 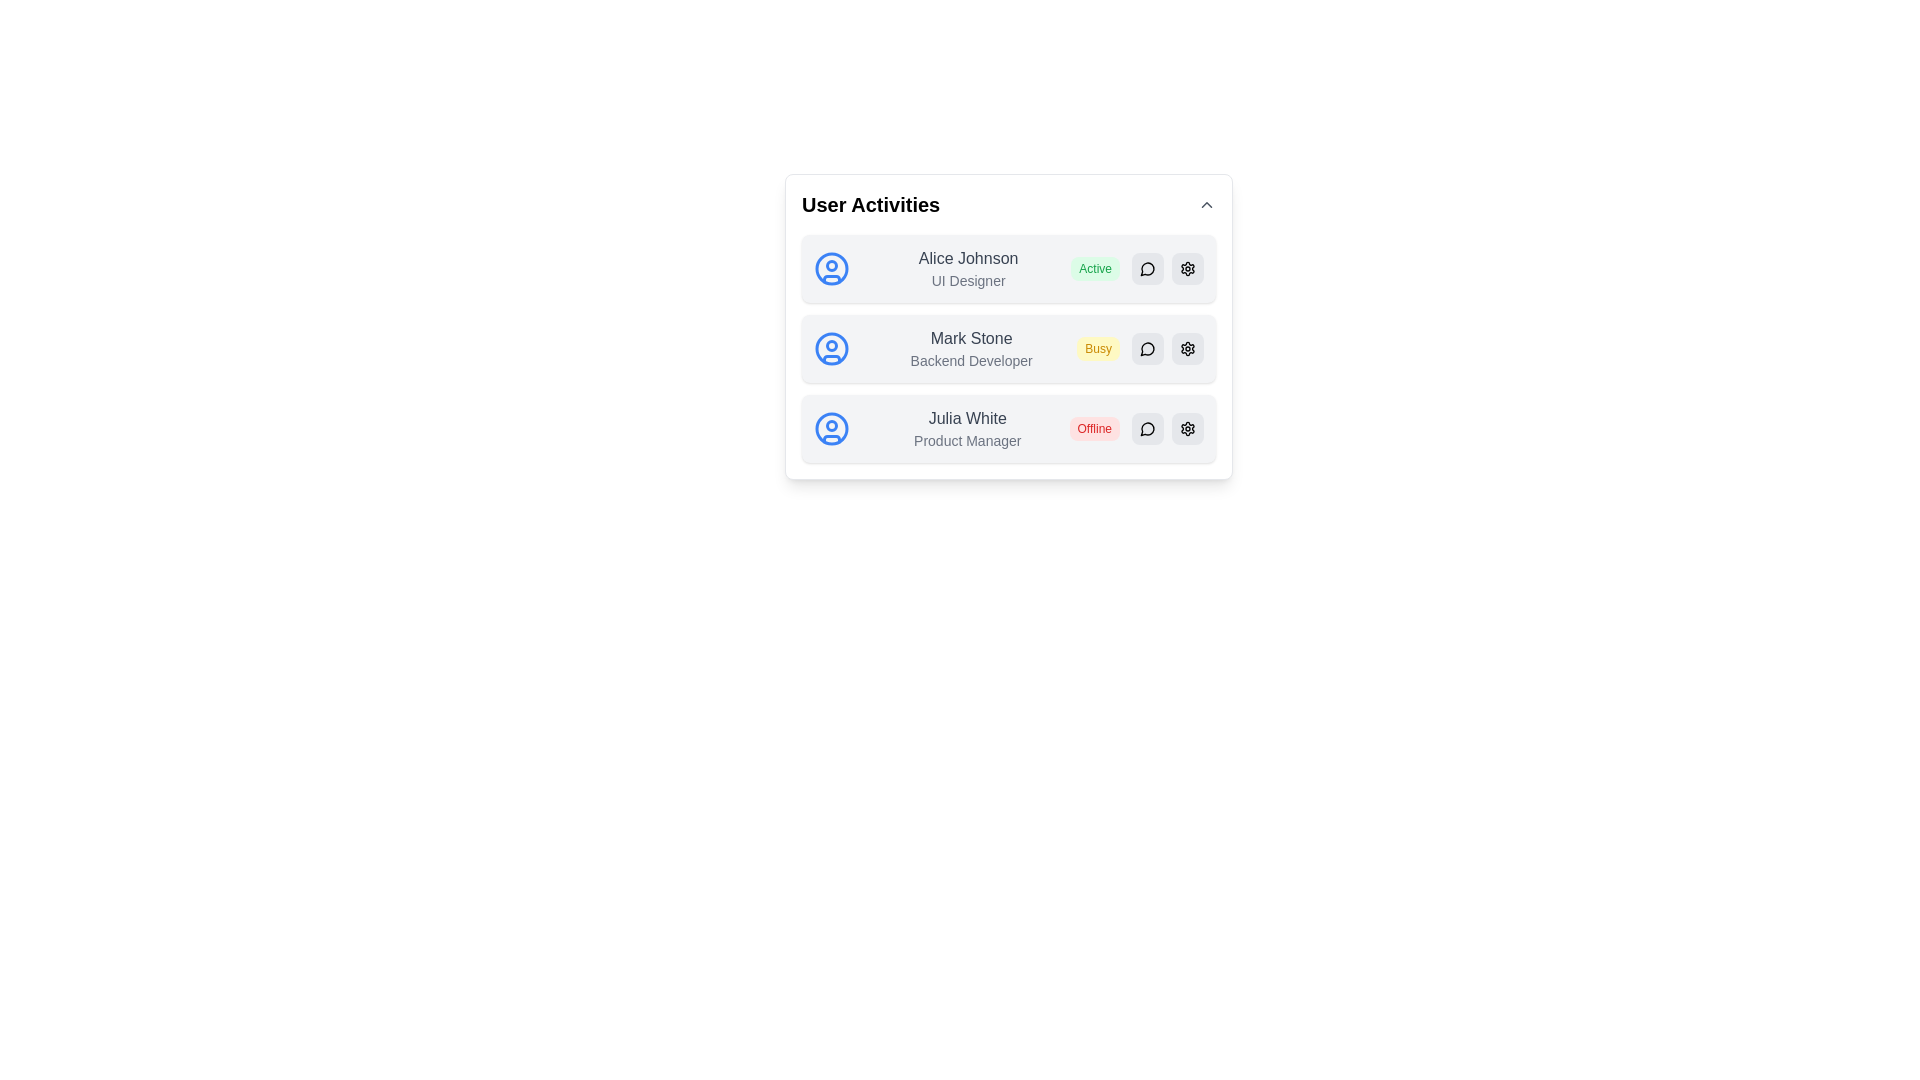 What do you see at coordinates (1147, 427) in the screenshot?
I see `the message/chat icon associated with user Julia White` at bounding box center [1147, 427].